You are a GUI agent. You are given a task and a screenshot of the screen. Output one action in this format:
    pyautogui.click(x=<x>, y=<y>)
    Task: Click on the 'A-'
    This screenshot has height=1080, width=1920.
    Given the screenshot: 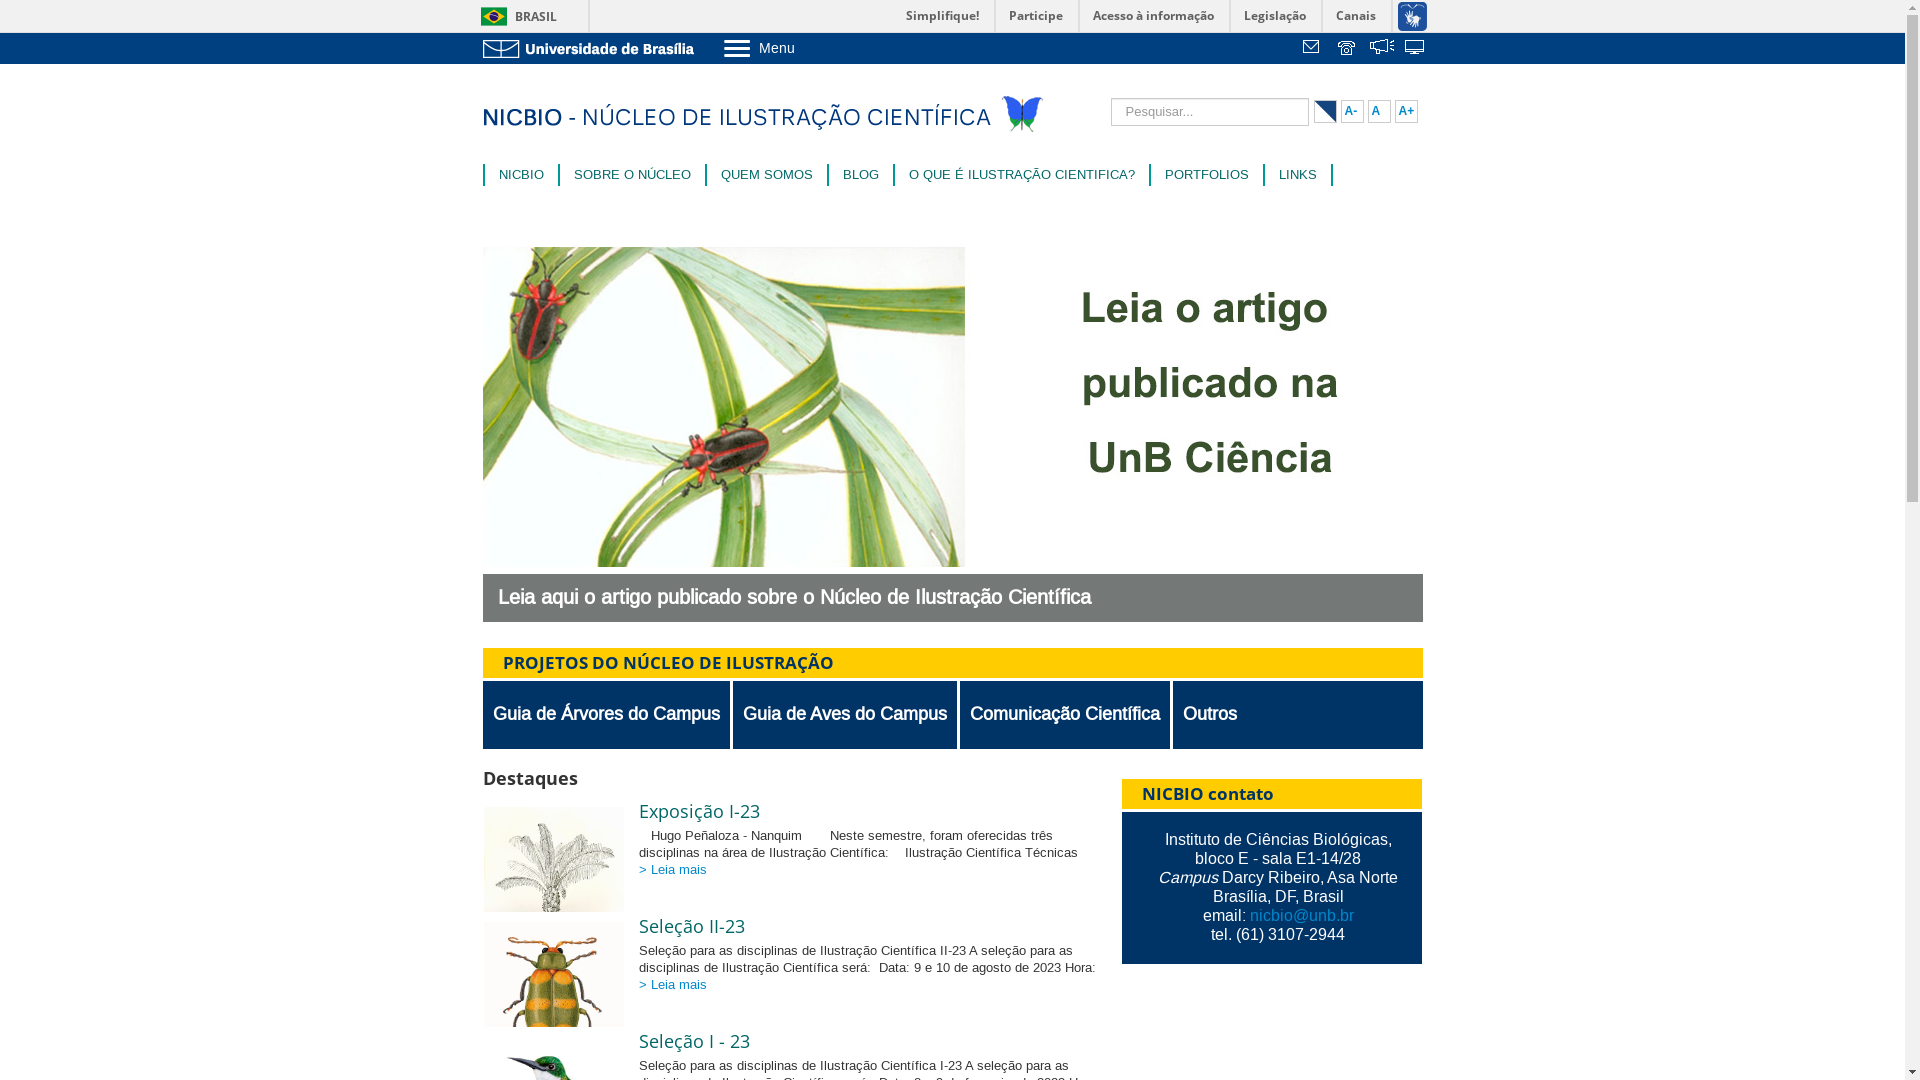 What is the action you would take?
    pyautogui.click(x=1351, y=111)
    